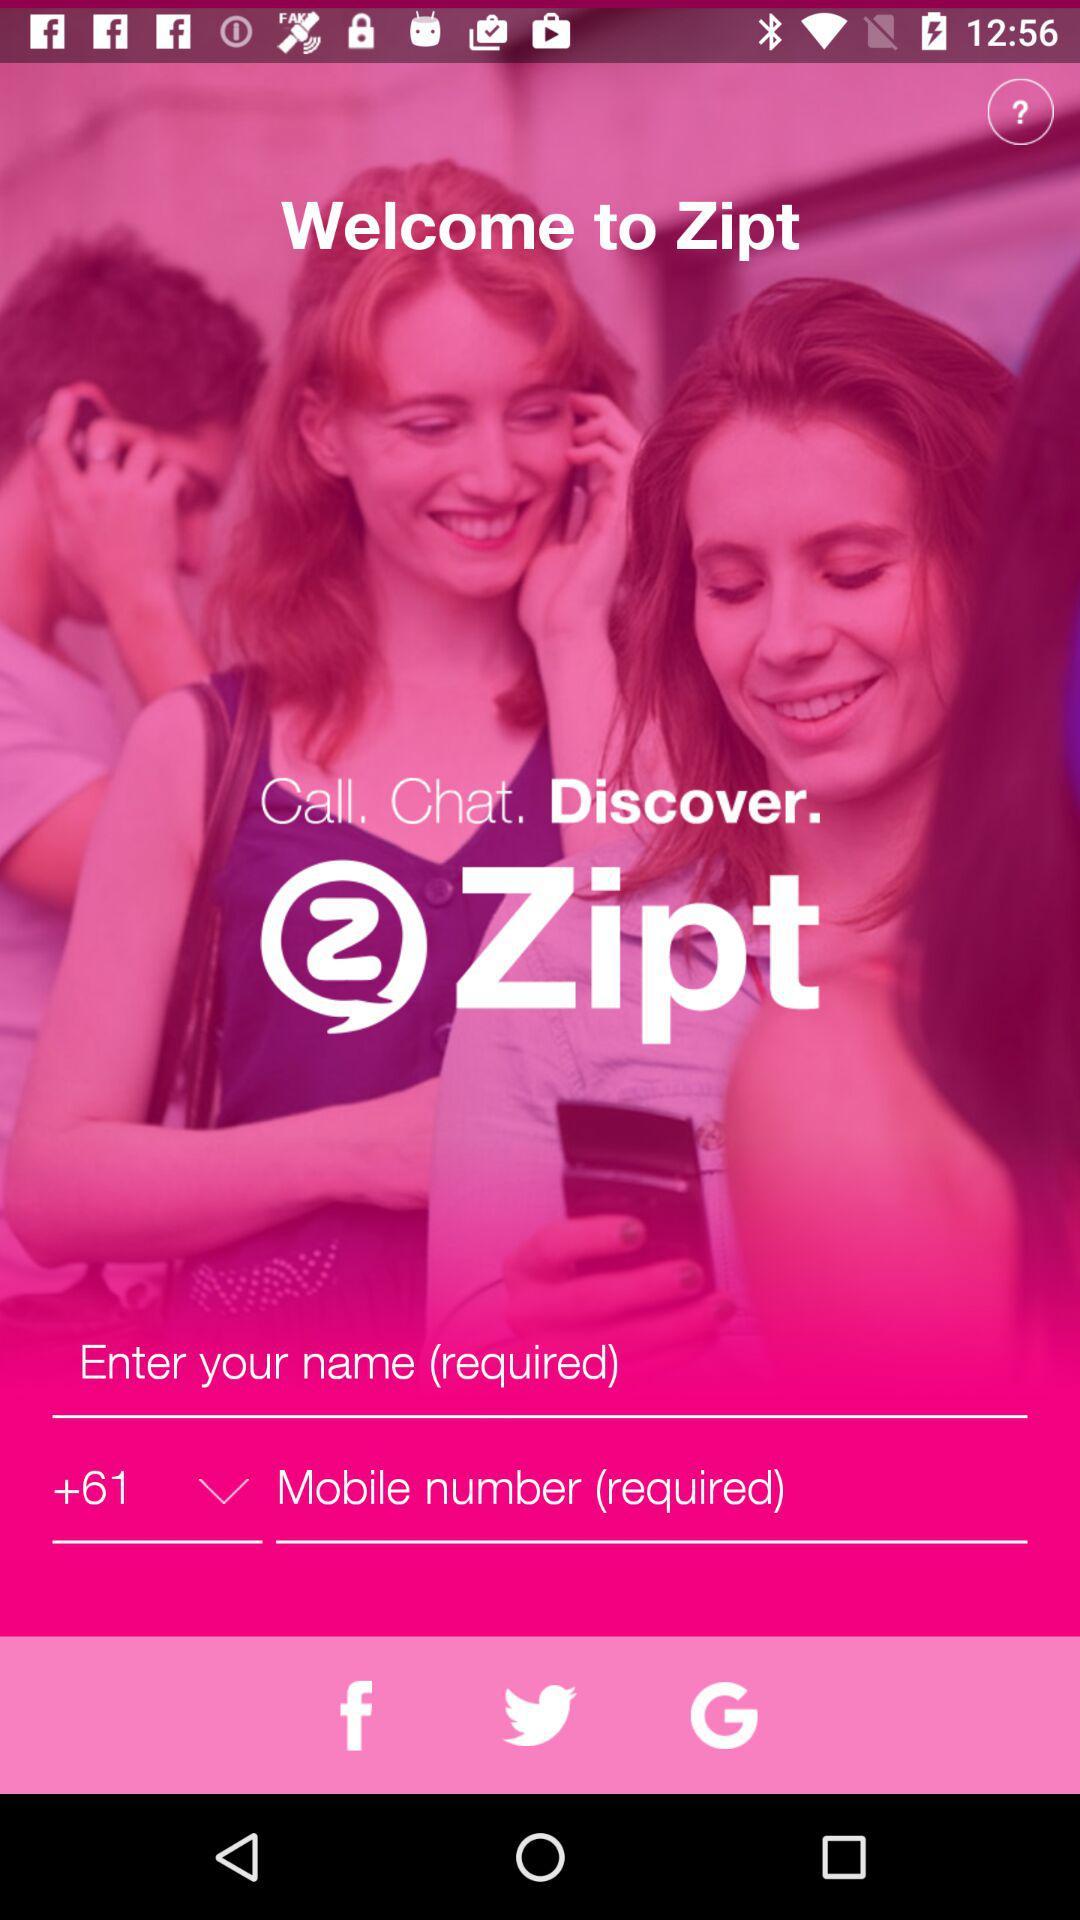  What do you see at coordinates (540, 1714) in the screenshot?
I see `the twitter icon` at bounding box center [540, 1714].